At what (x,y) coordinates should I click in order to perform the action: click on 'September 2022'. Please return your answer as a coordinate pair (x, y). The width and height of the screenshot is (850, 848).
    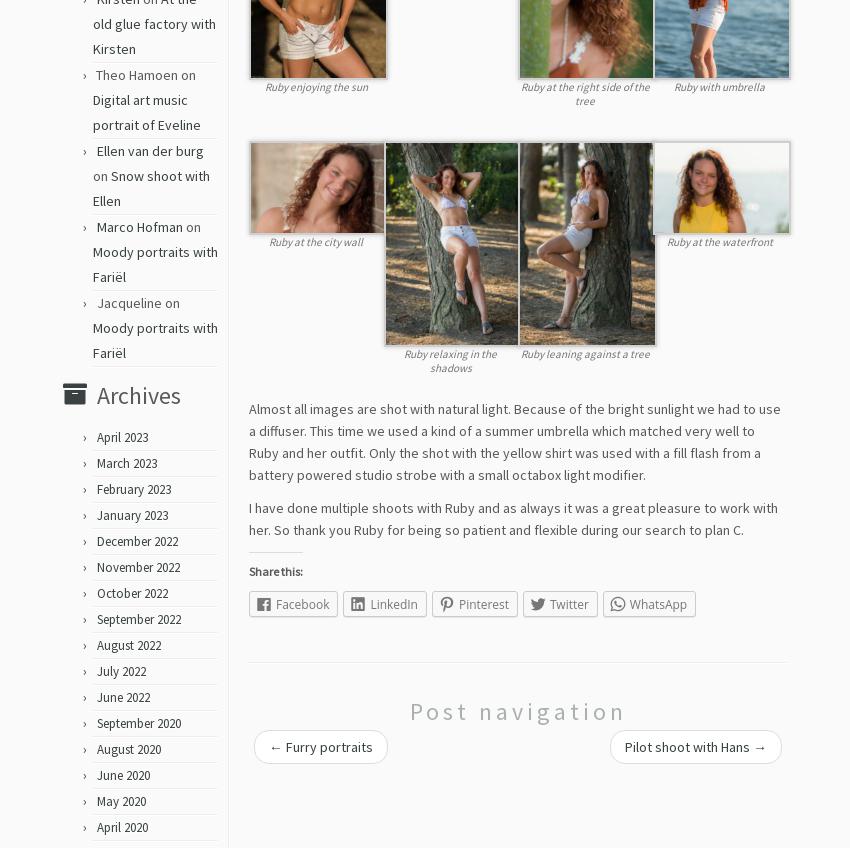
    Looking at the image, I should click on (95, 626).